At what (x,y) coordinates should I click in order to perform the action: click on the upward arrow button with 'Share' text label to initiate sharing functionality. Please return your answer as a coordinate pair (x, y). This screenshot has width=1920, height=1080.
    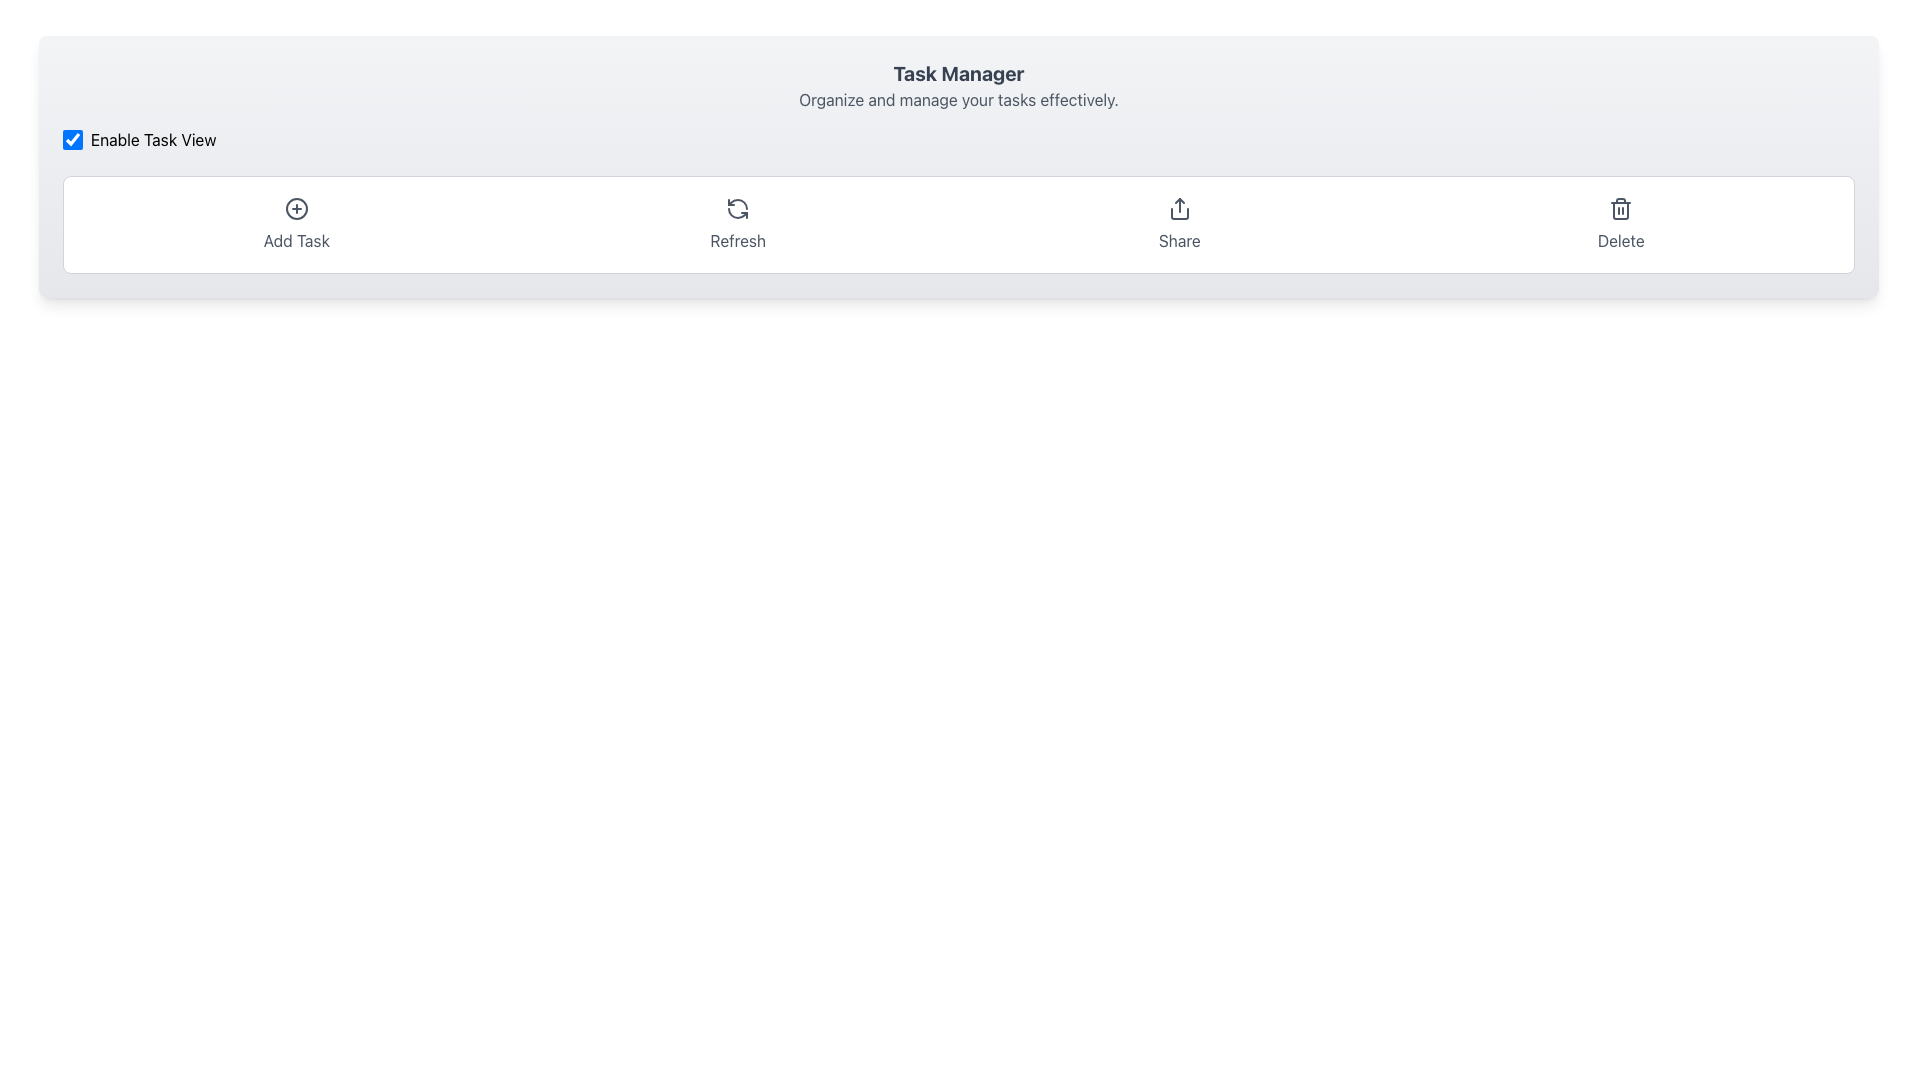
    Looking at the image, I should click on (1179, 224).